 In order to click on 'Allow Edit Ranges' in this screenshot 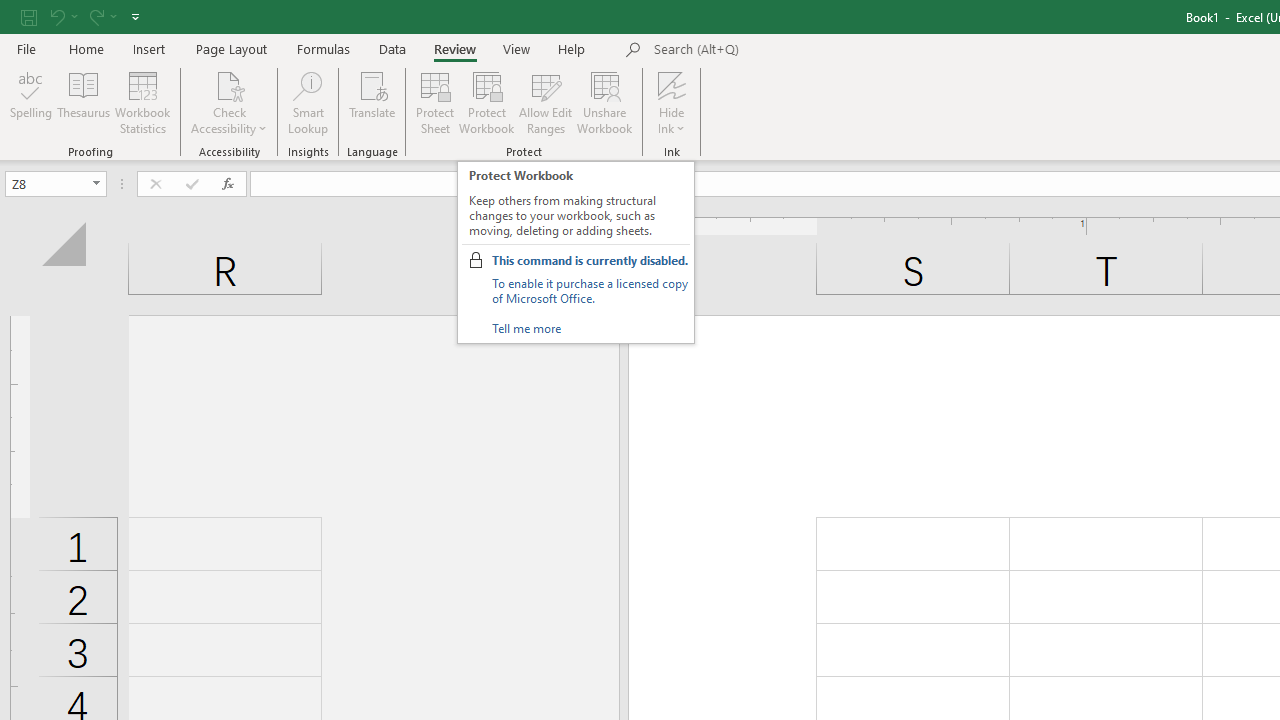, I will do `click(545, 103)`.